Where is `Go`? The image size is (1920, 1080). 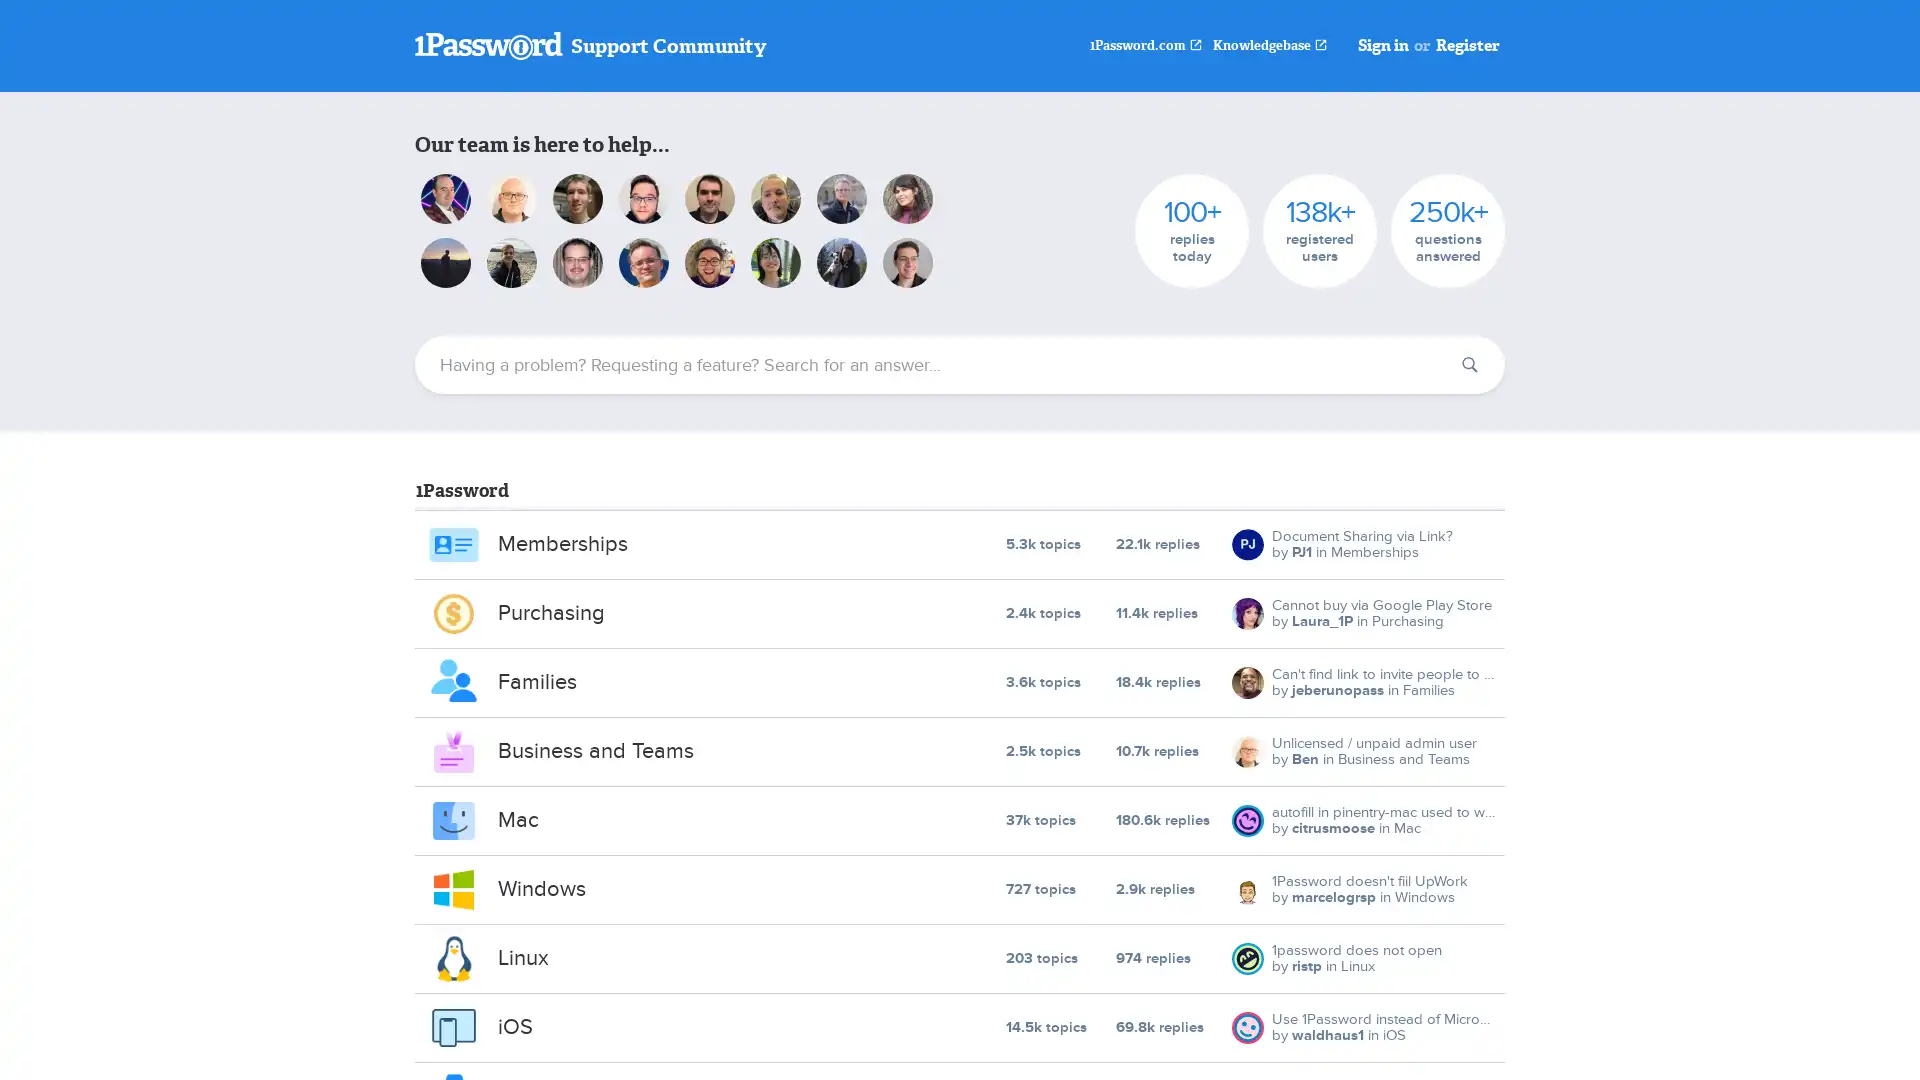
Go is located at coordinates (1469, 365).